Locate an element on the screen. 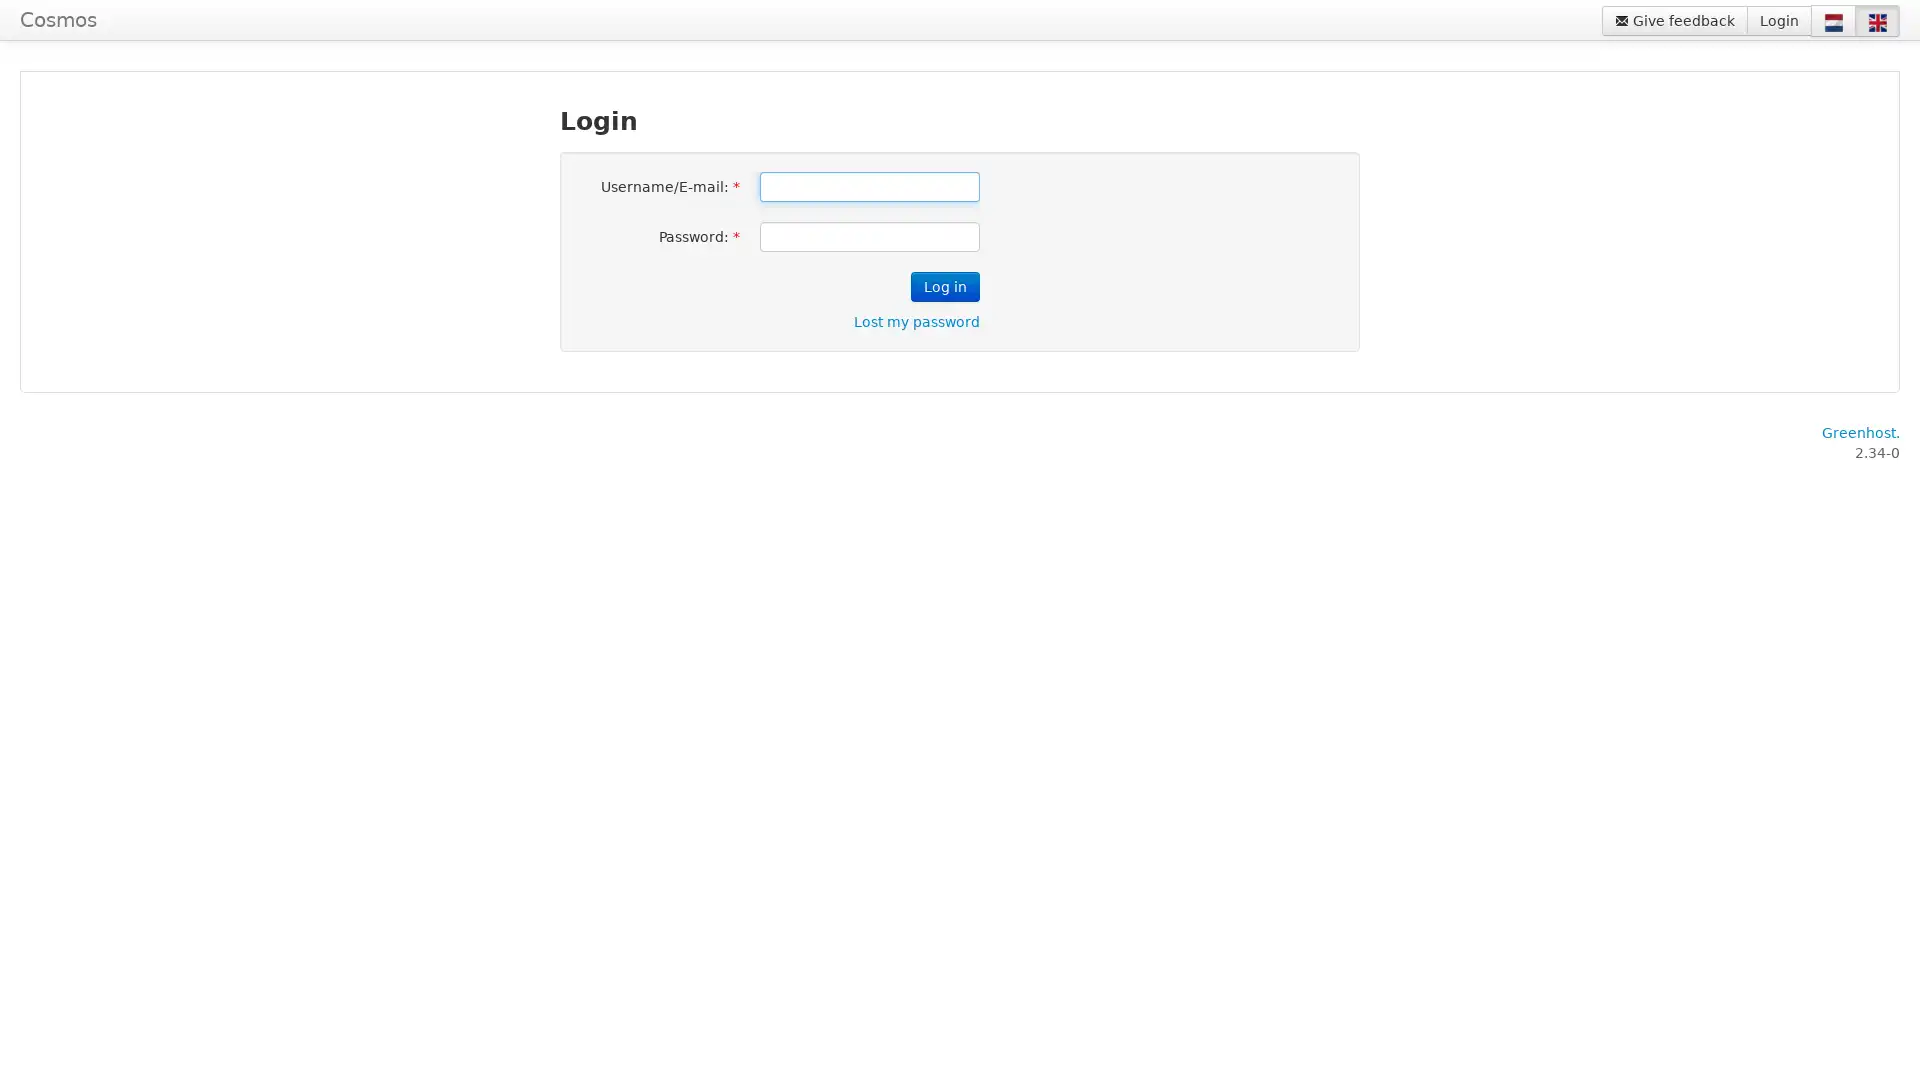 The height and width of the screenshot is (1080, 1920). Log in is located at coordinates (944, 286).